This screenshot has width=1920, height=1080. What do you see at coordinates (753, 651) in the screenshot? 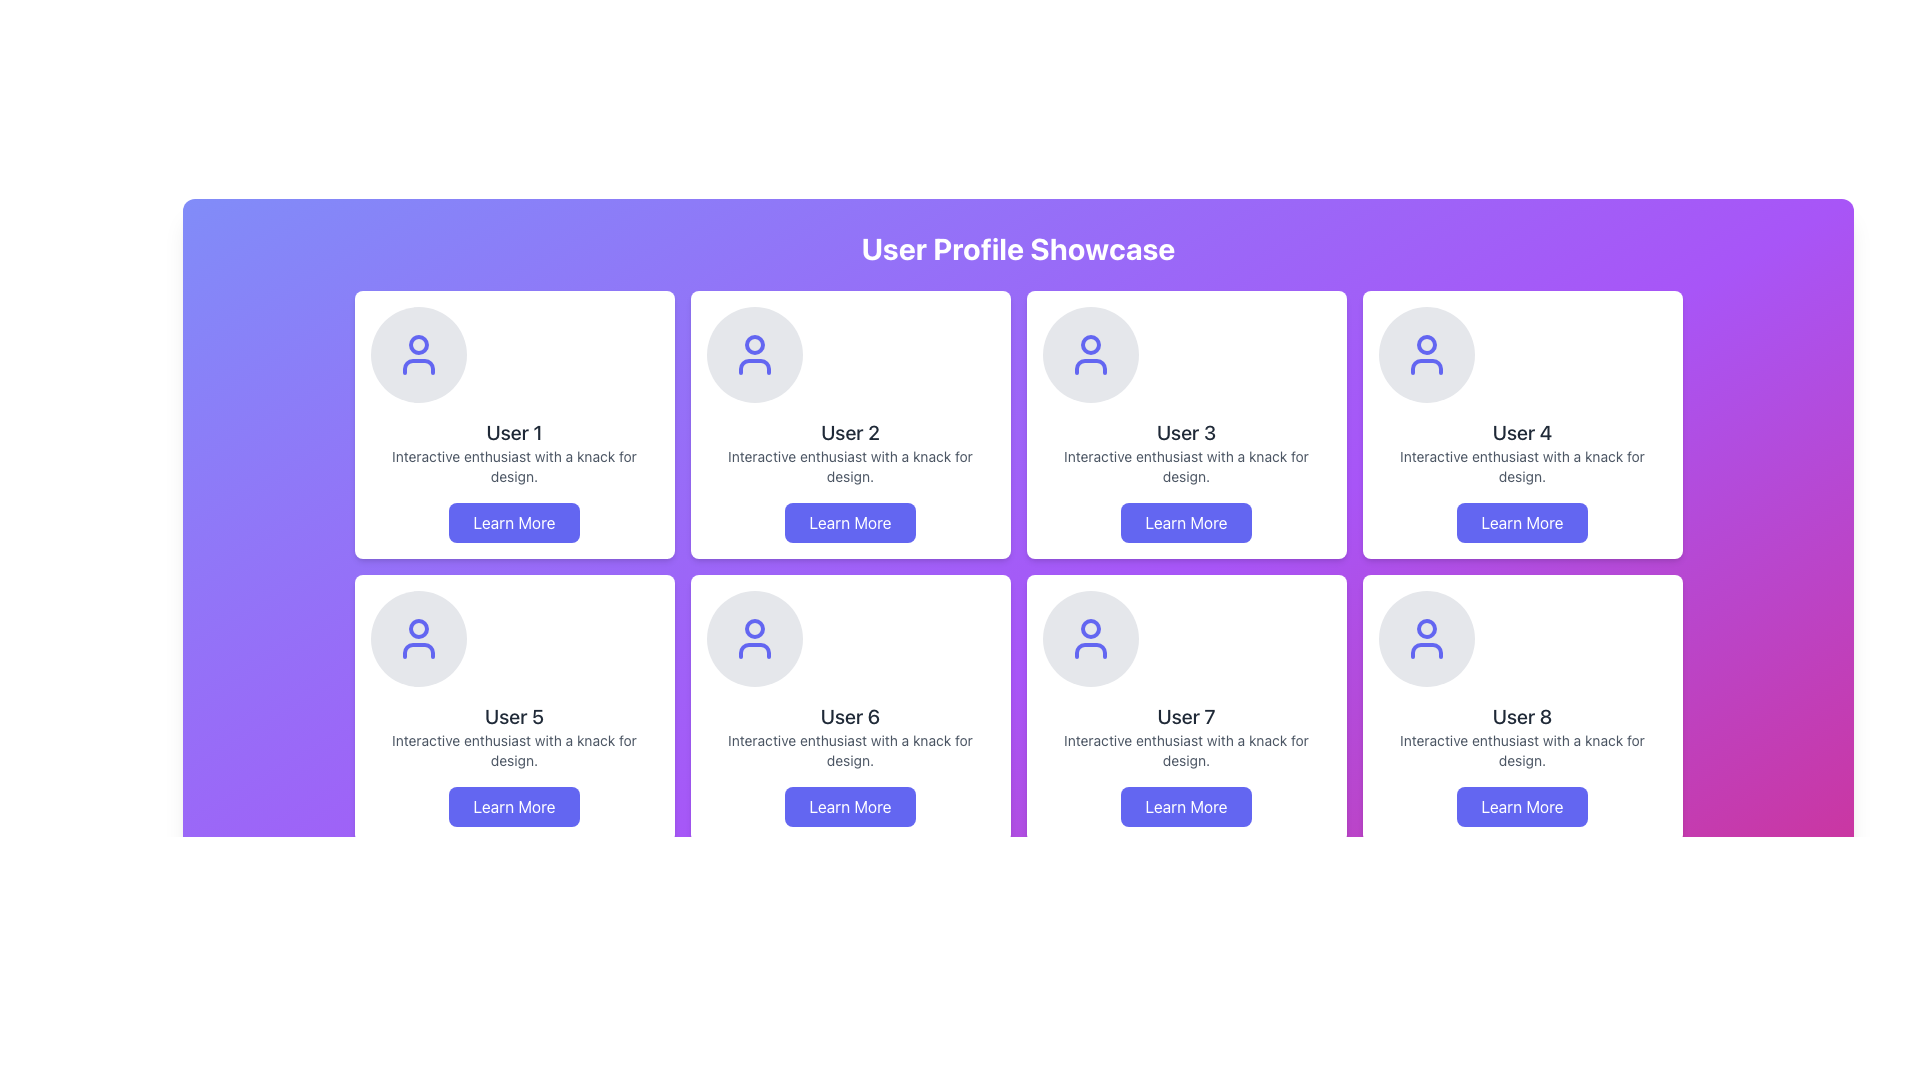
I see `the lower half of the user icon in the 'User 6' profile card, which is part of a two-part user icon consisting of a circular head and a body outline` at bounding box center [753, 651].